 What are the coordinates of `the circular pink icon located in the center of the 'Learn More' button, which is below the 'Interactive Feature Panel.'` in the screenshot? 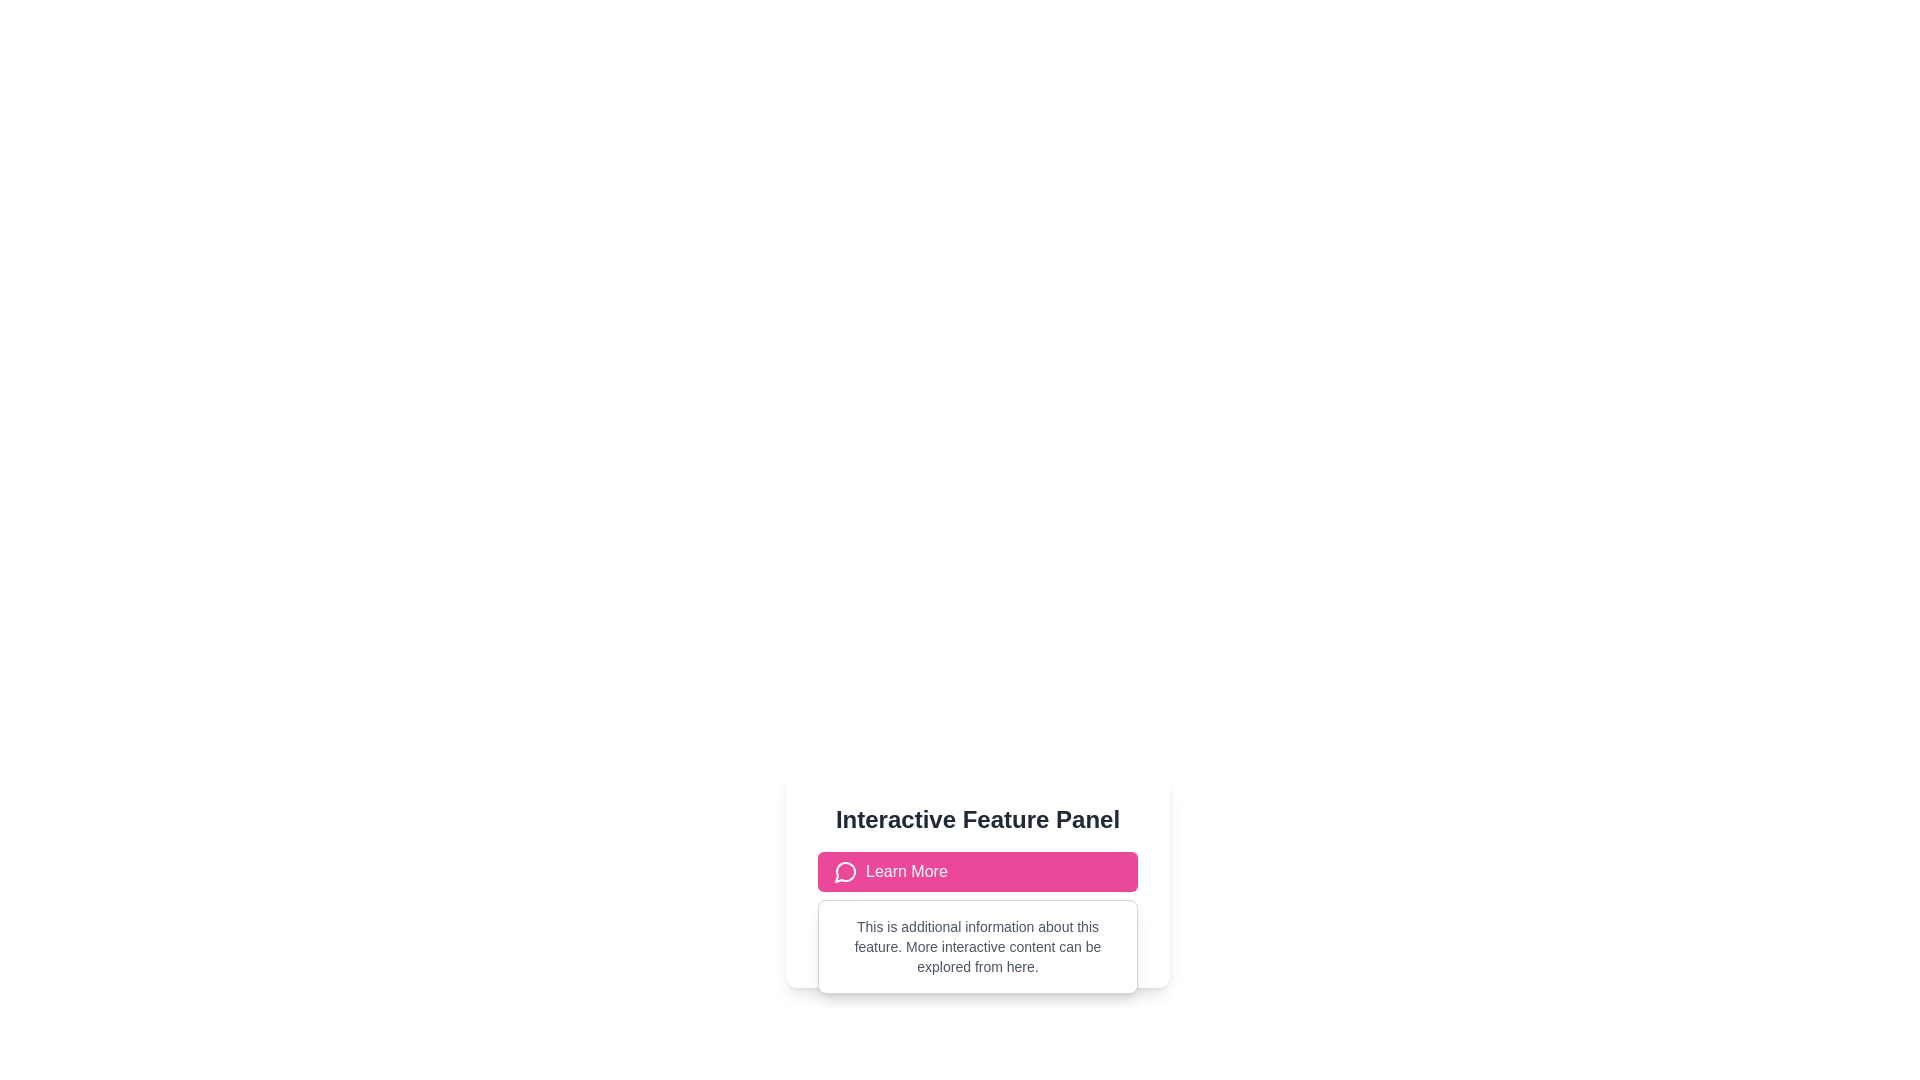 It's located at (845, 871).